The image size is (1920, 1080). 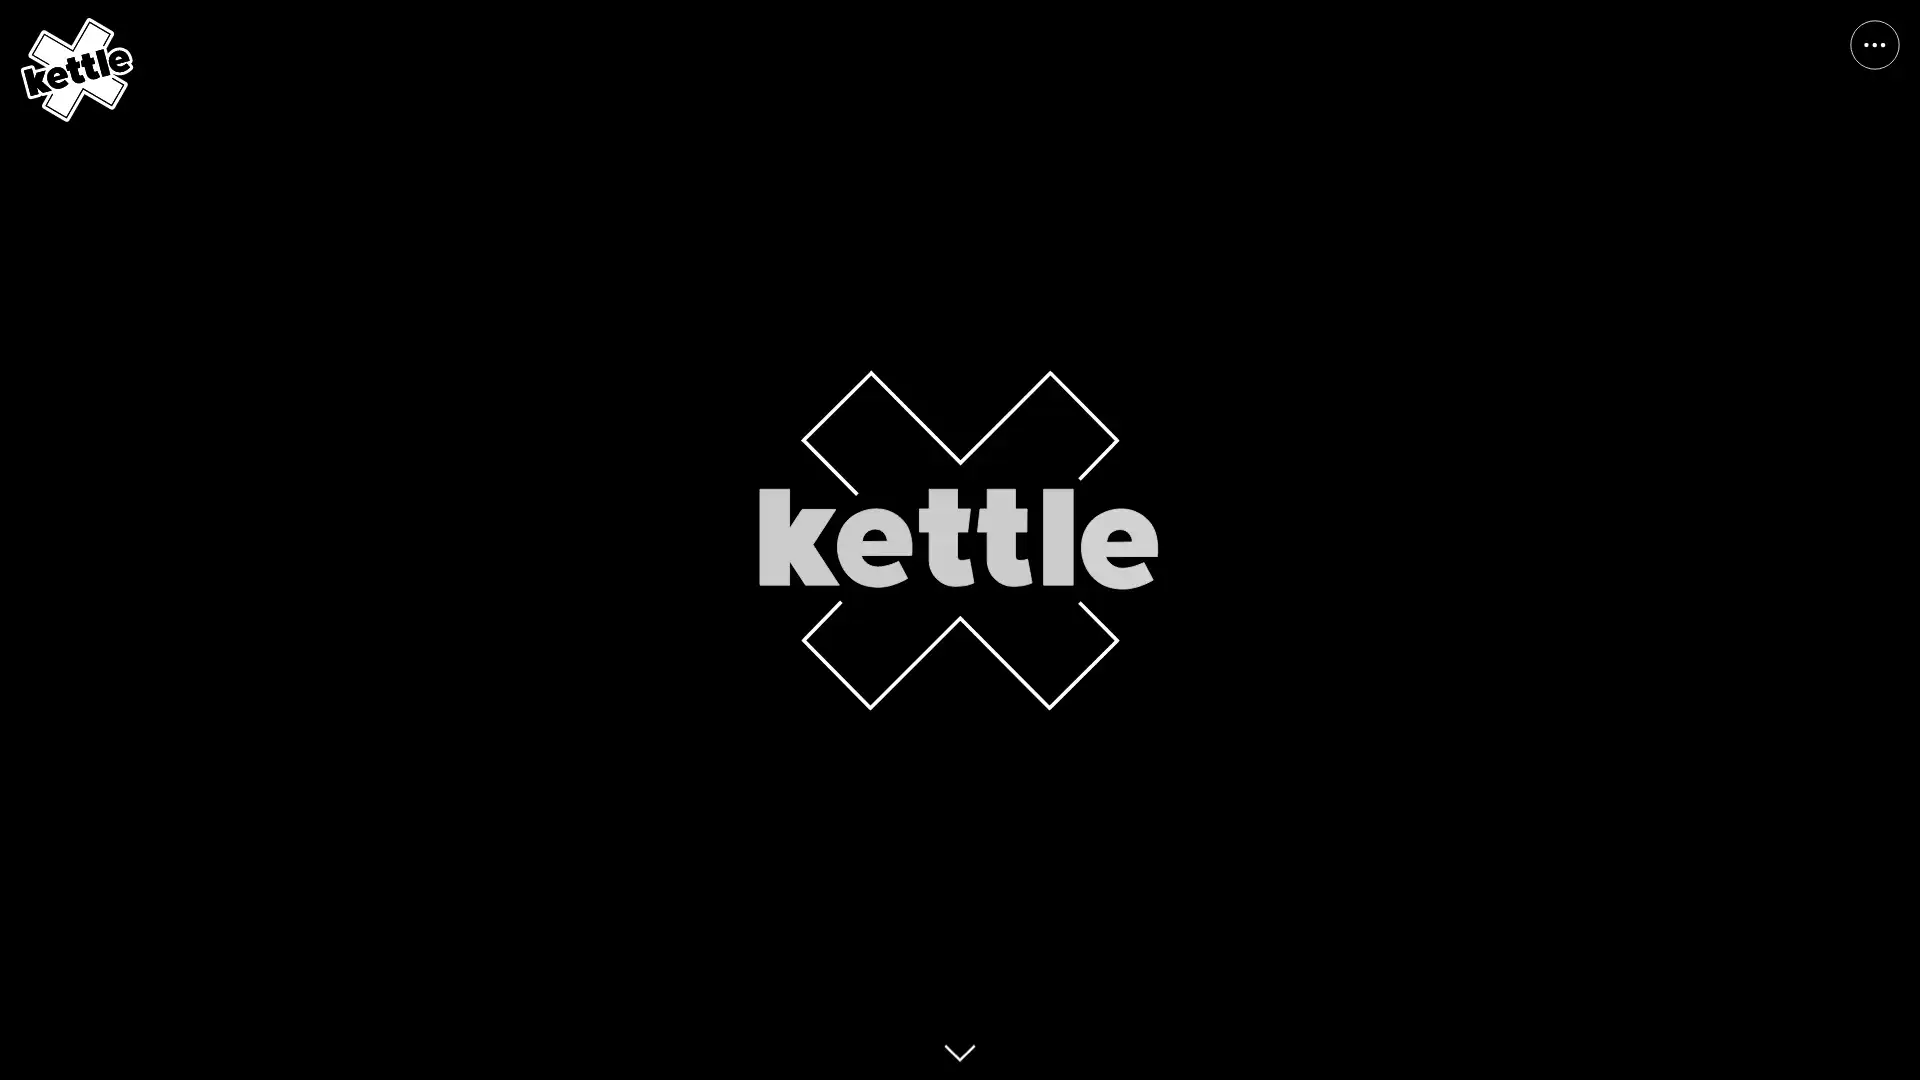 I want to click on Open navigation menu, so click(x=1874, y=45).